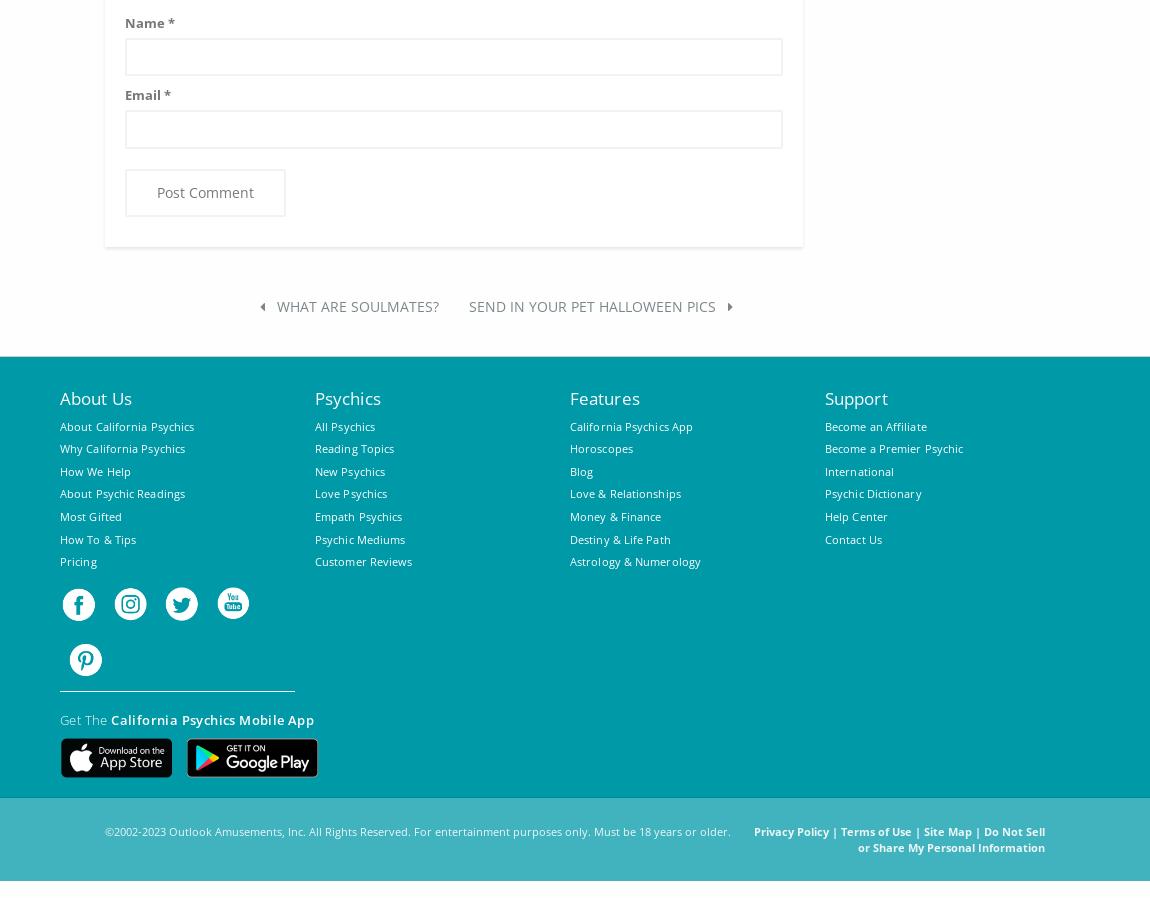 The image size is (1150, 898). I want to click on 'Send in Your Pet Halloween Pics', so click(592, 305).